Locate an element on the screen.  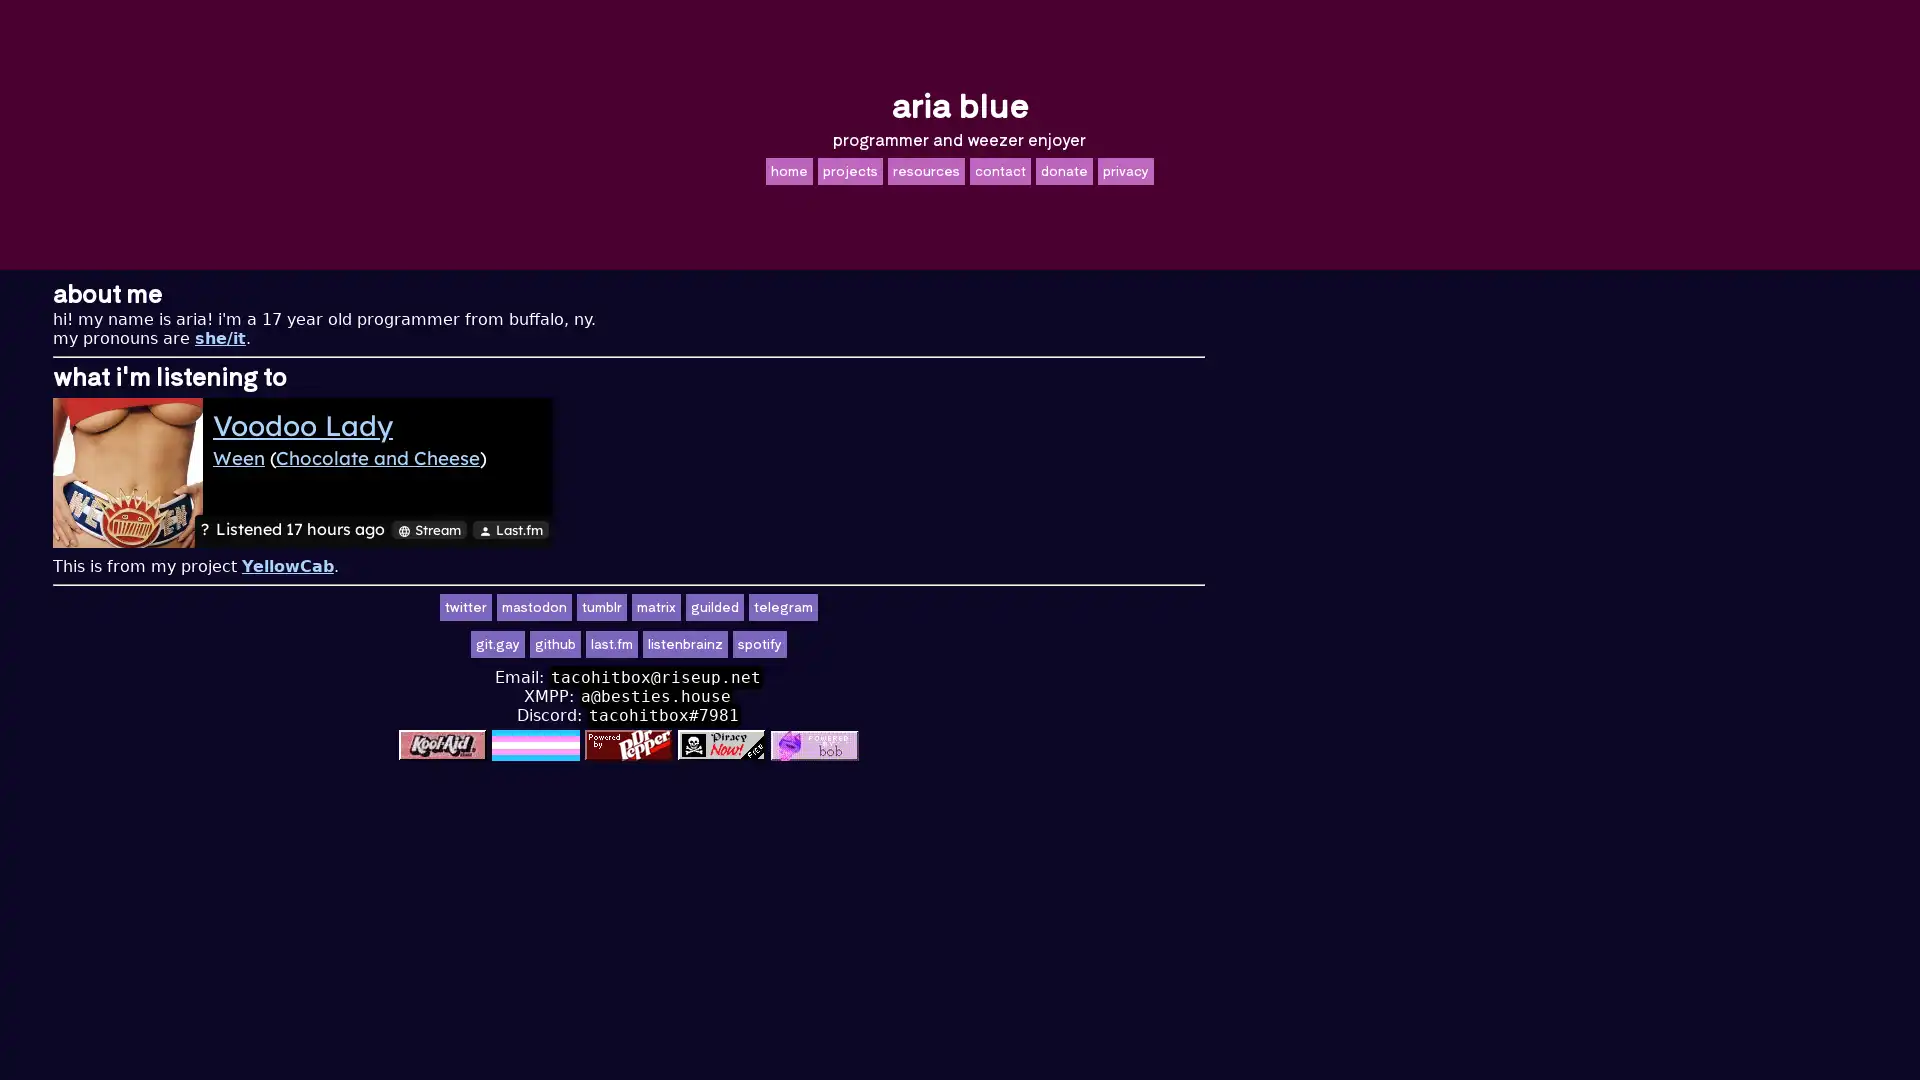
twitter is located at coordinates (795, 606).